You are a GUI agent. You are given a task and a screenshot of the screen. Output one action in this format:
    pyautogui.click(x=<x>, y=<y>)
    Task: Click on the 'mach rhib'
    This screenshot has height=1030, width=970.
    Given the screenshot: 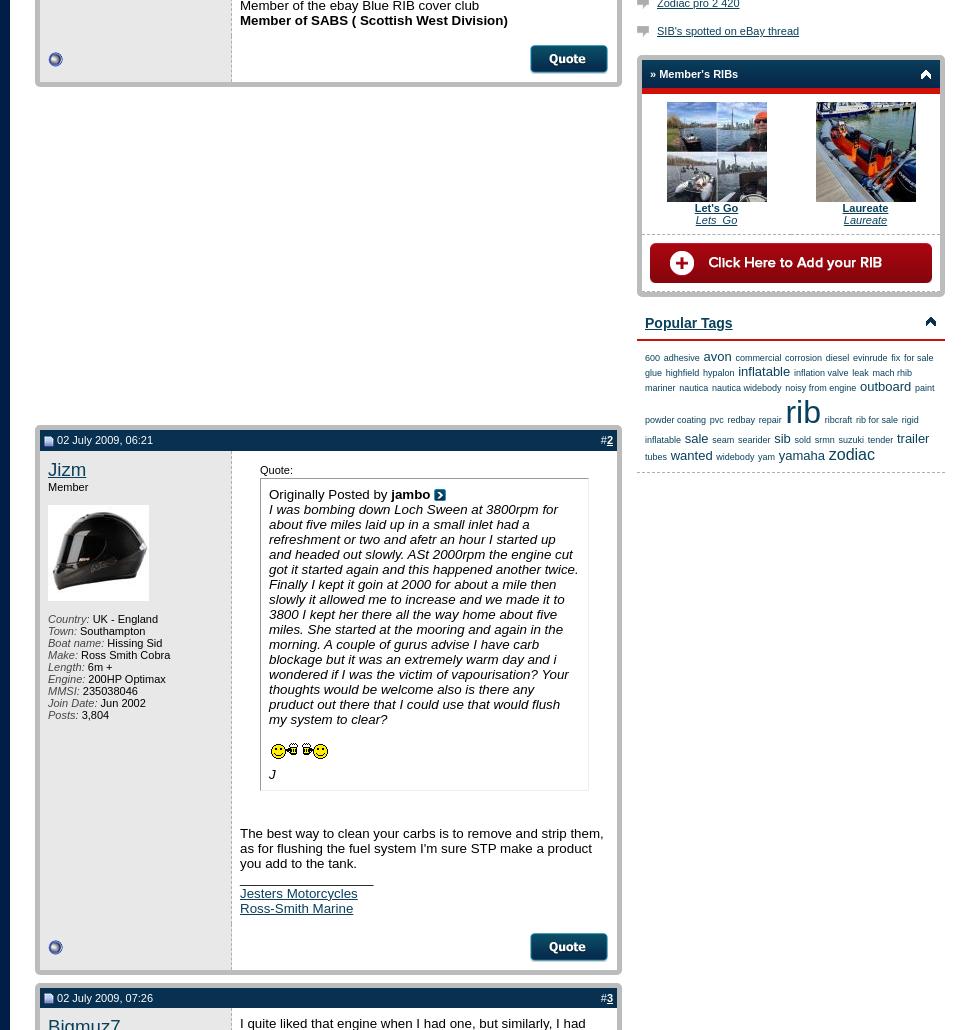 What is the action you would take?
    pyautogui.click(x=891, y=372)
    